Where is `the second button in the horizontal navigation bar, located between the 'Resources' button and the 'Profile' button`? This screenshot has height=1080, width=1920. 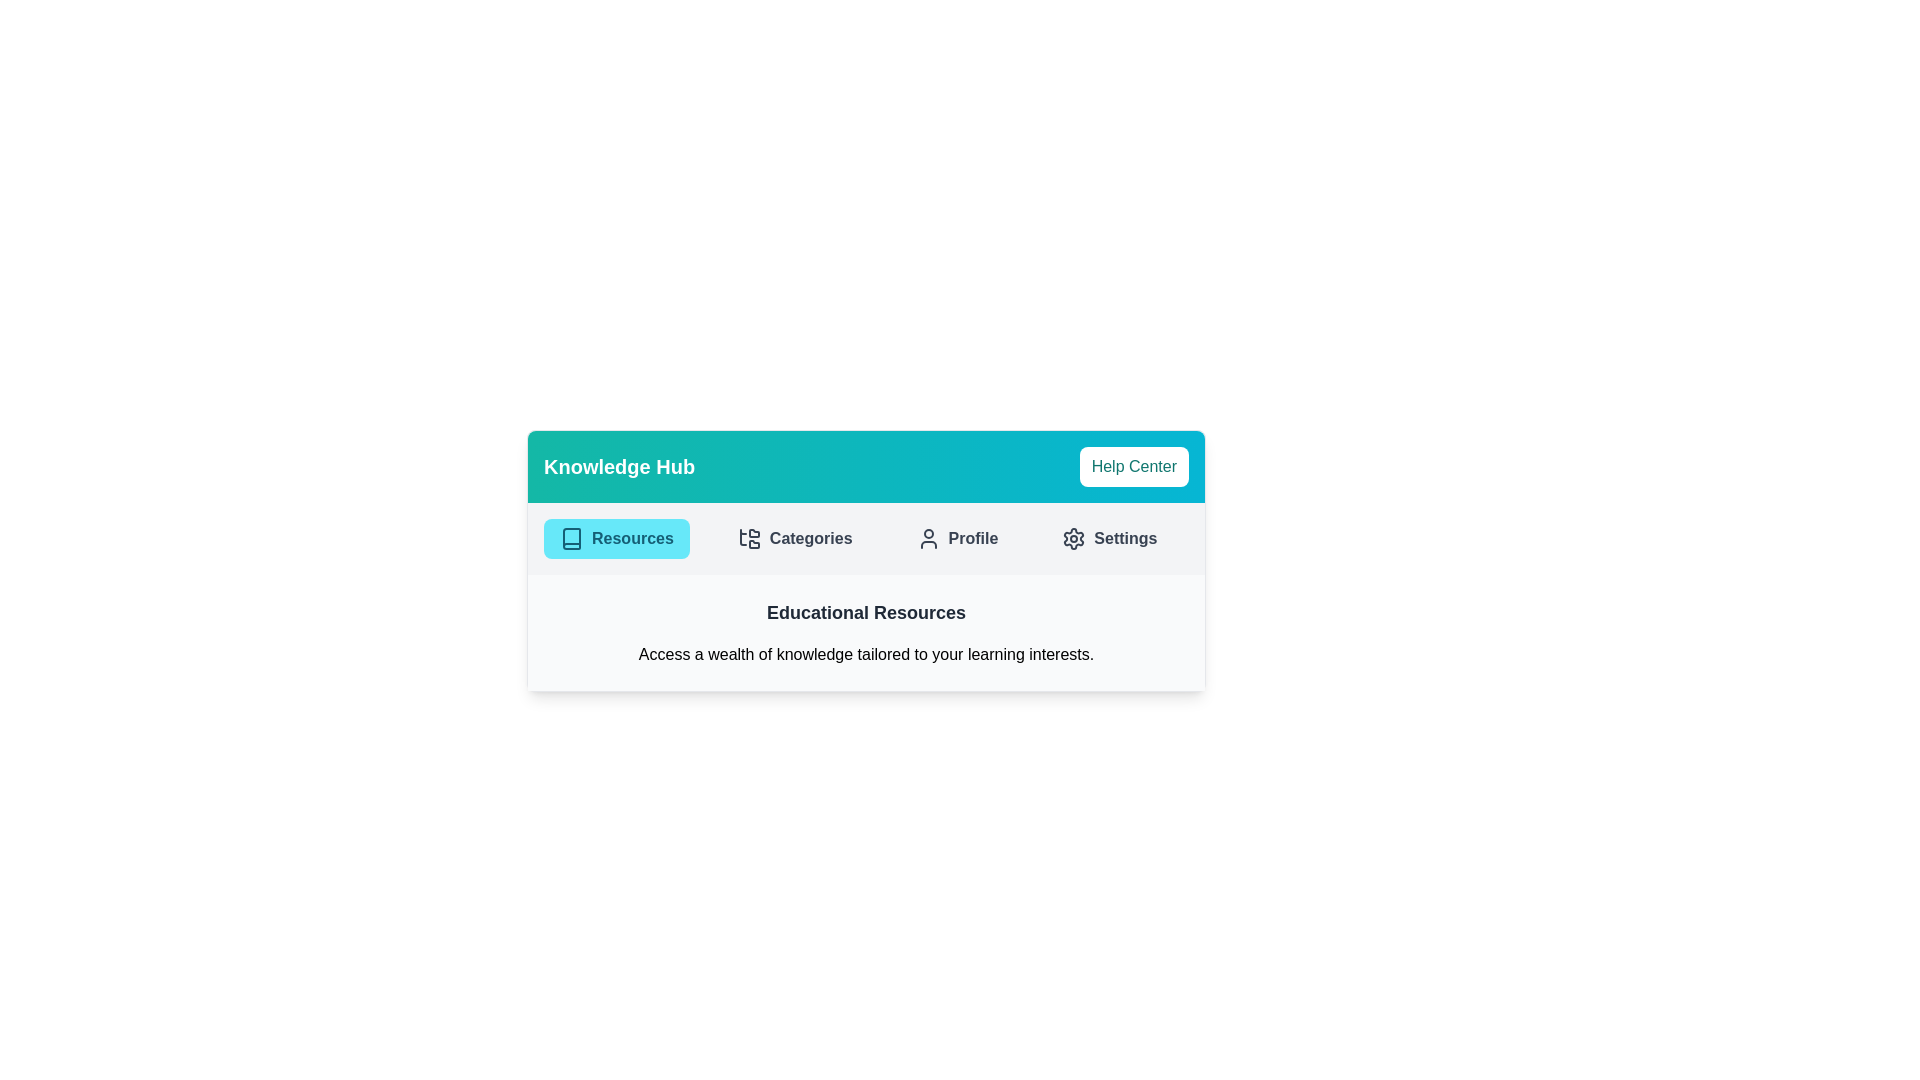 the second button in the horizontal navigation bar, located between the 'Resources' button and the 'Profile' button is located at coordinates (794, 538).